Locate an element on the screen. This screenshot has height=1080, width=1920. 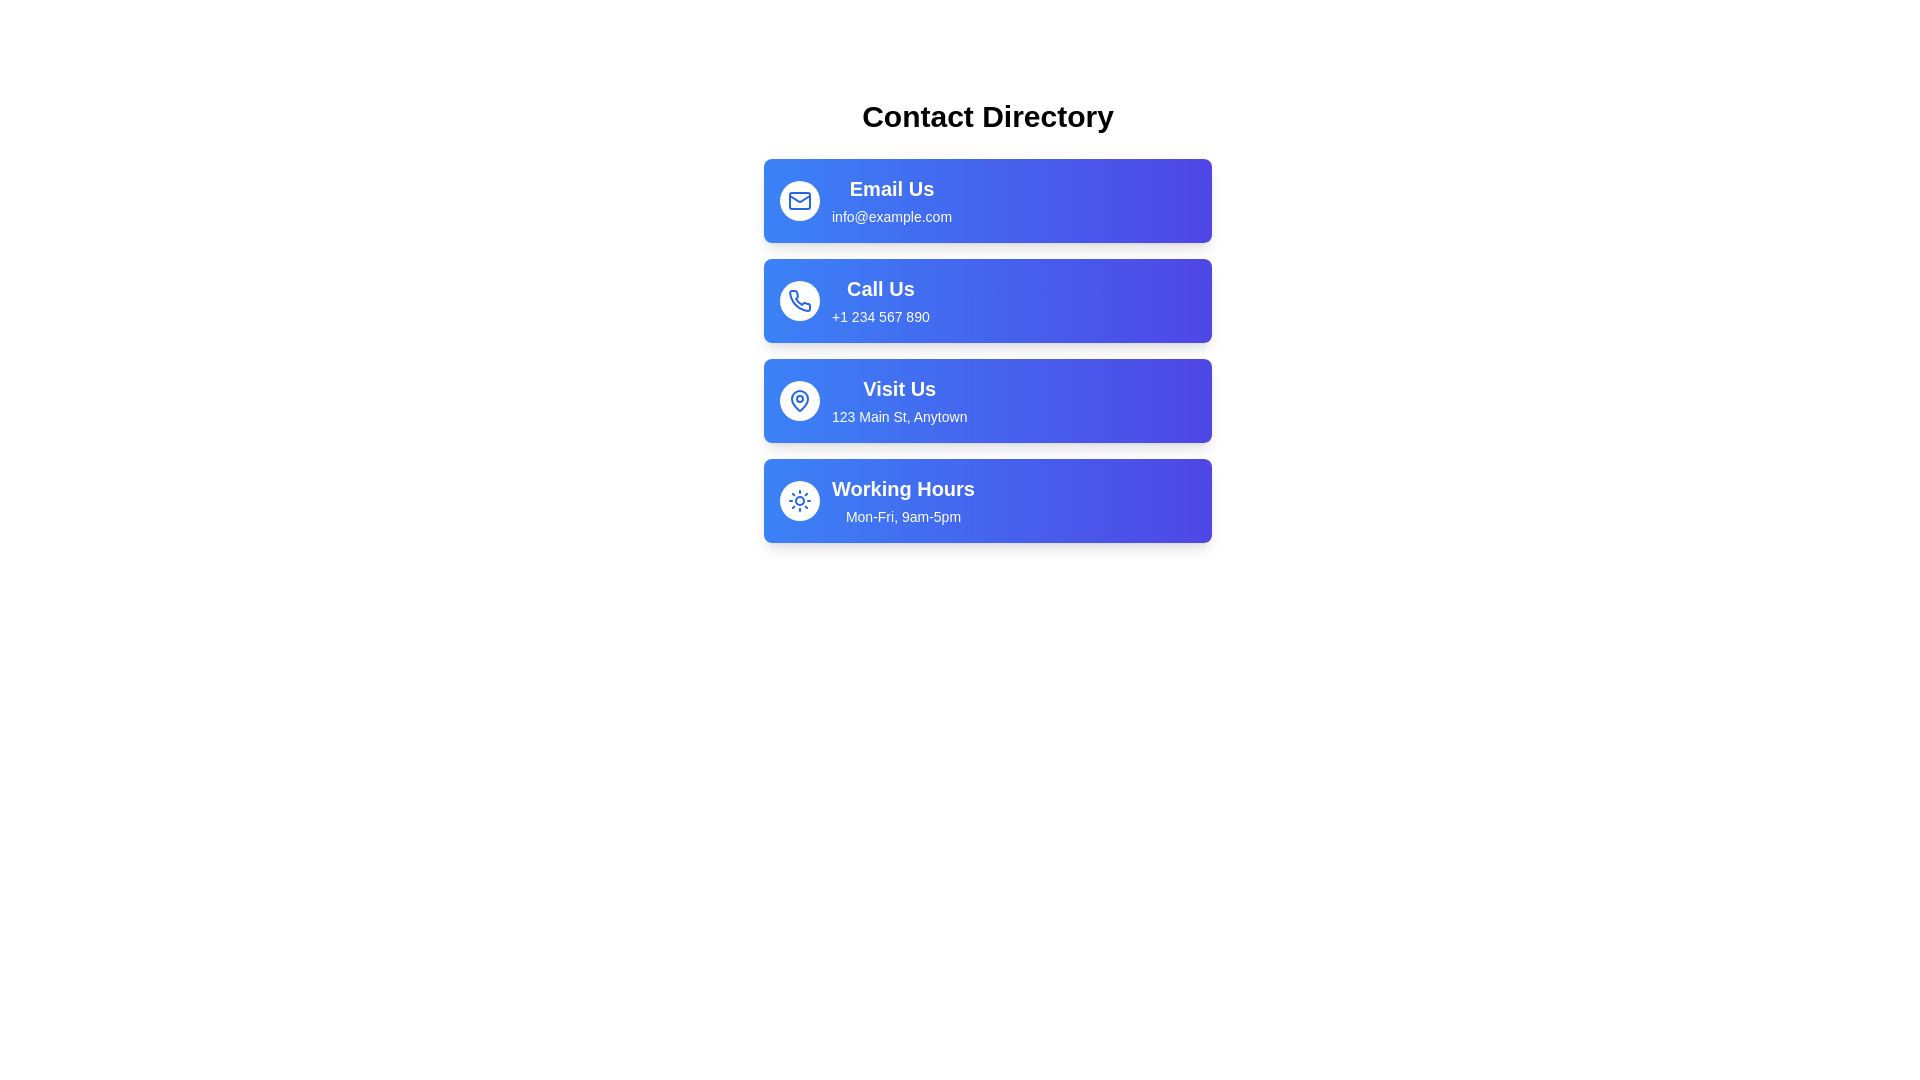
the circular icon with a white background and blue border that contains a blue envelope, located in the 'Email Us' section of the 'Contact Directory' is located at coordinates (800, 200).